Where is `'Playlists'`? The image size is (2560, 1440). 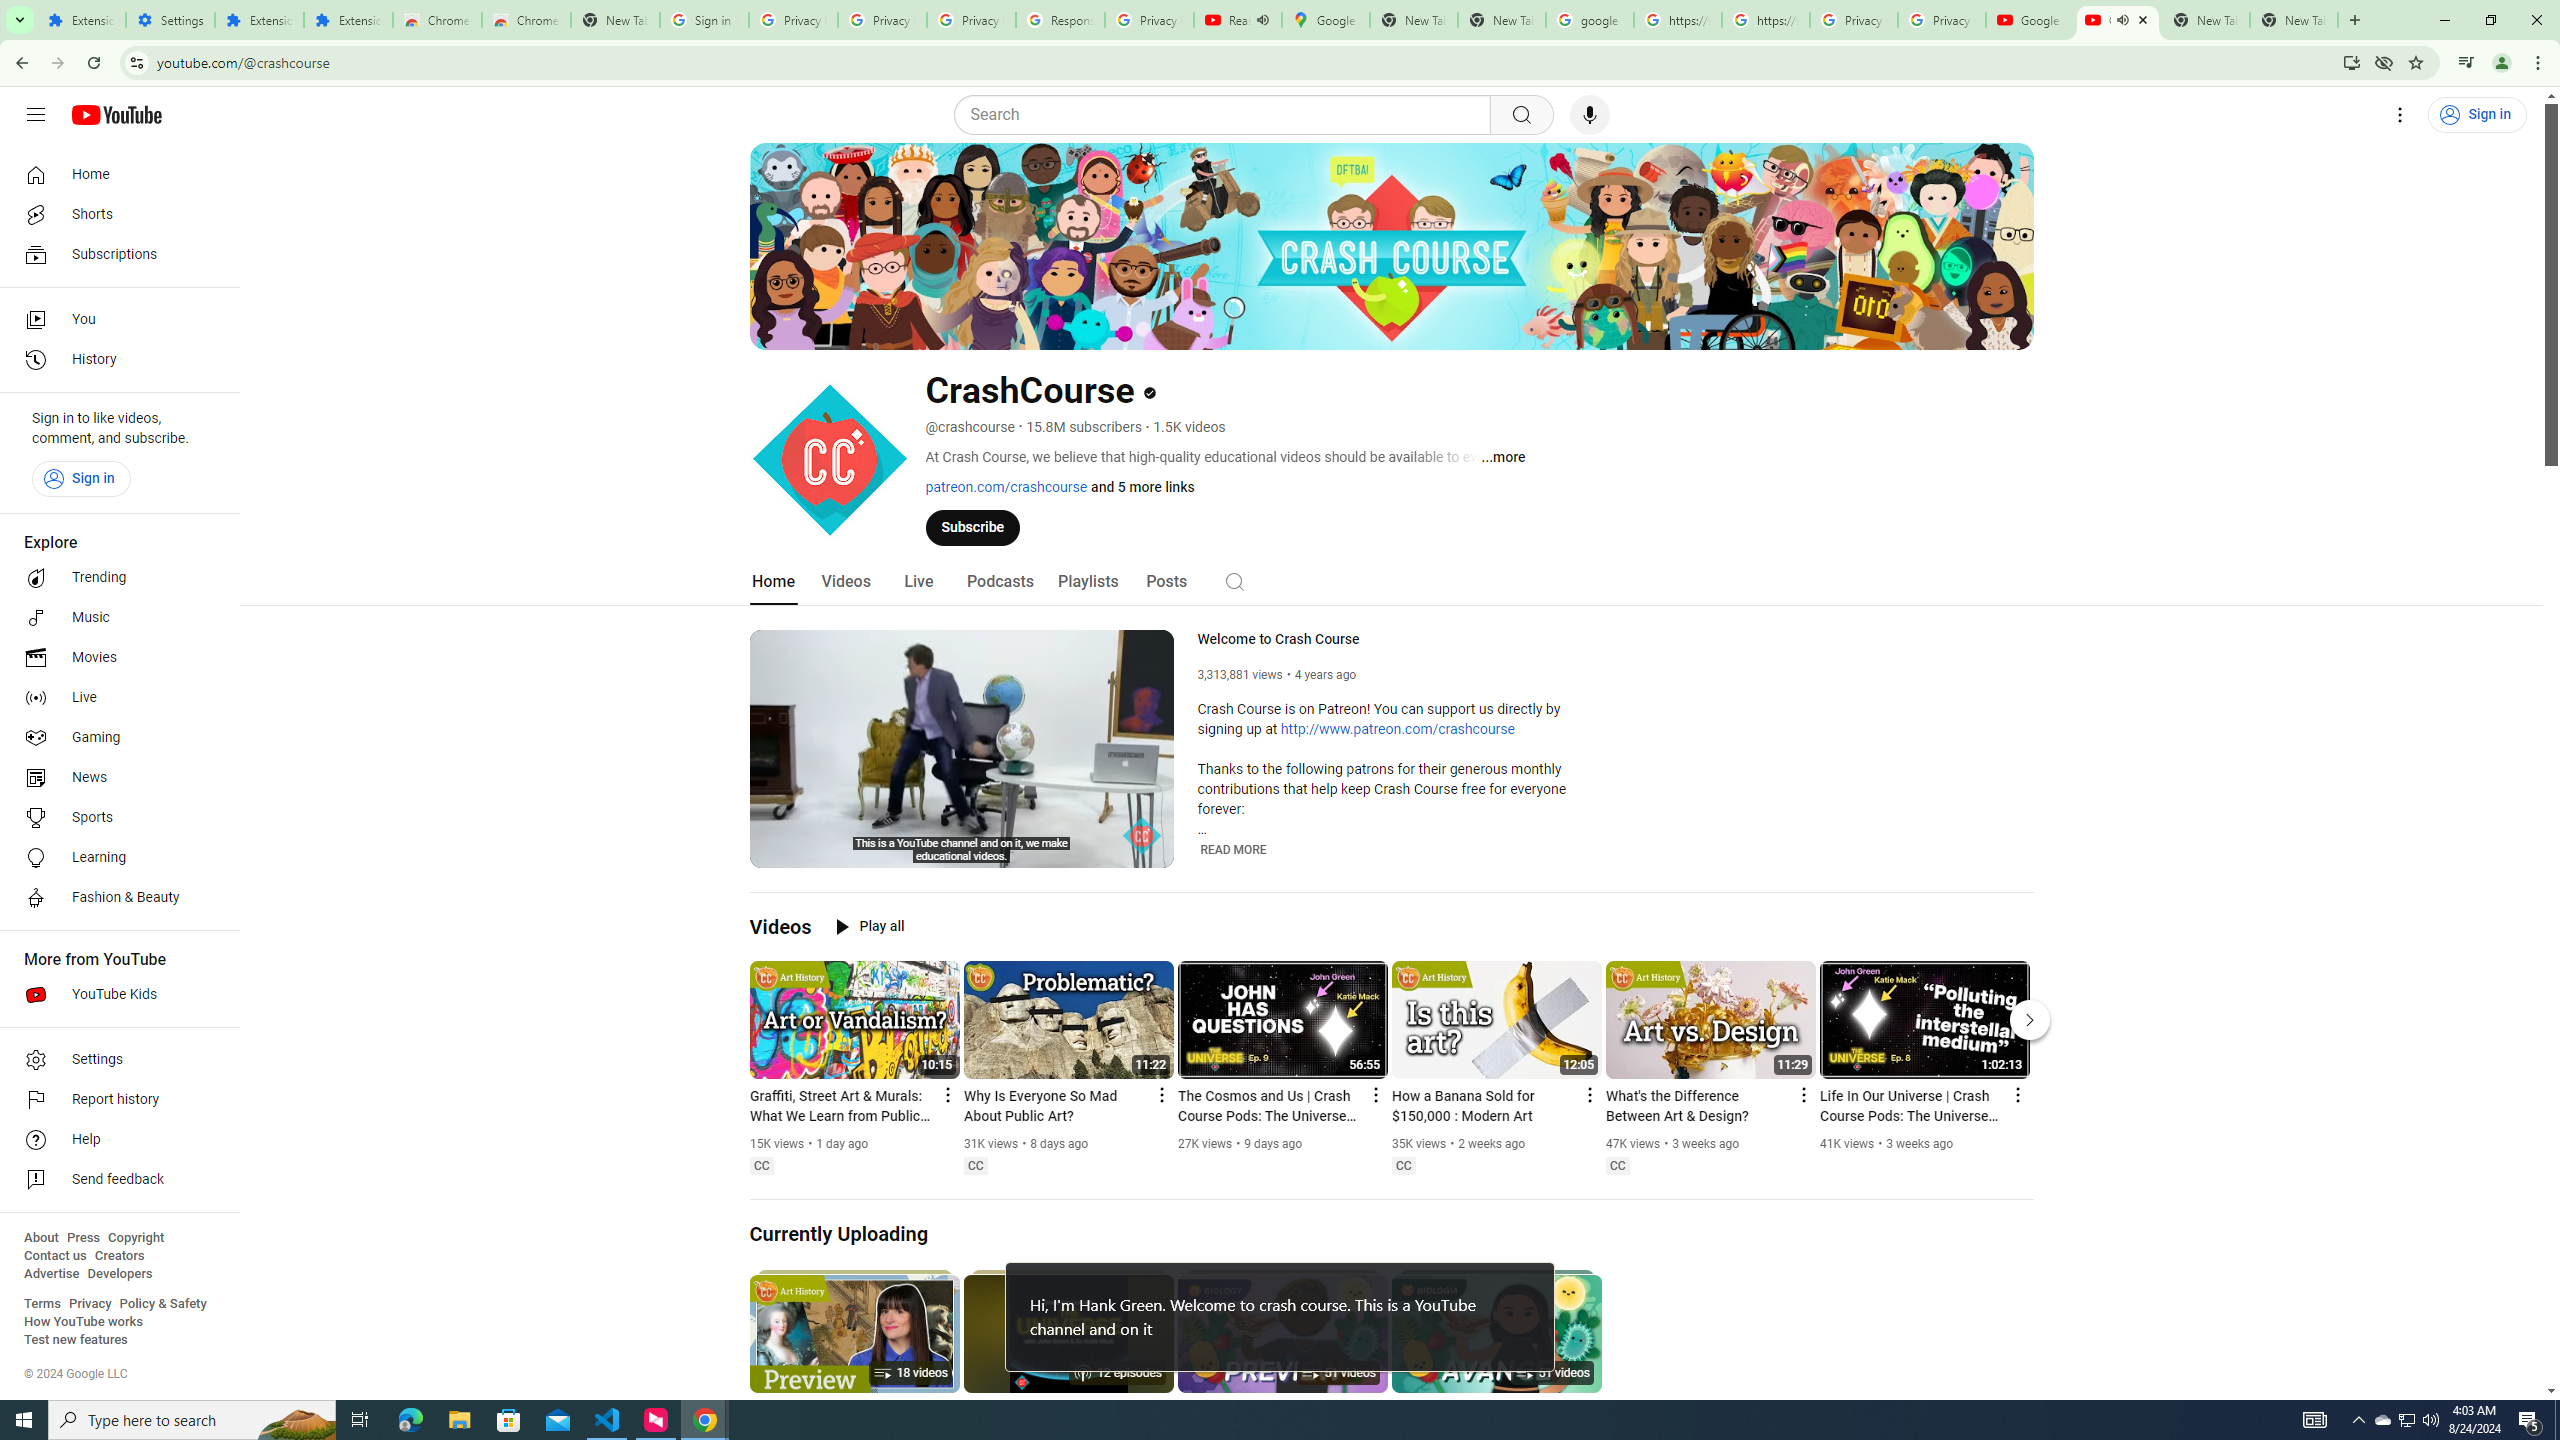
'Playlists' is located at coordinates (1088, 581).